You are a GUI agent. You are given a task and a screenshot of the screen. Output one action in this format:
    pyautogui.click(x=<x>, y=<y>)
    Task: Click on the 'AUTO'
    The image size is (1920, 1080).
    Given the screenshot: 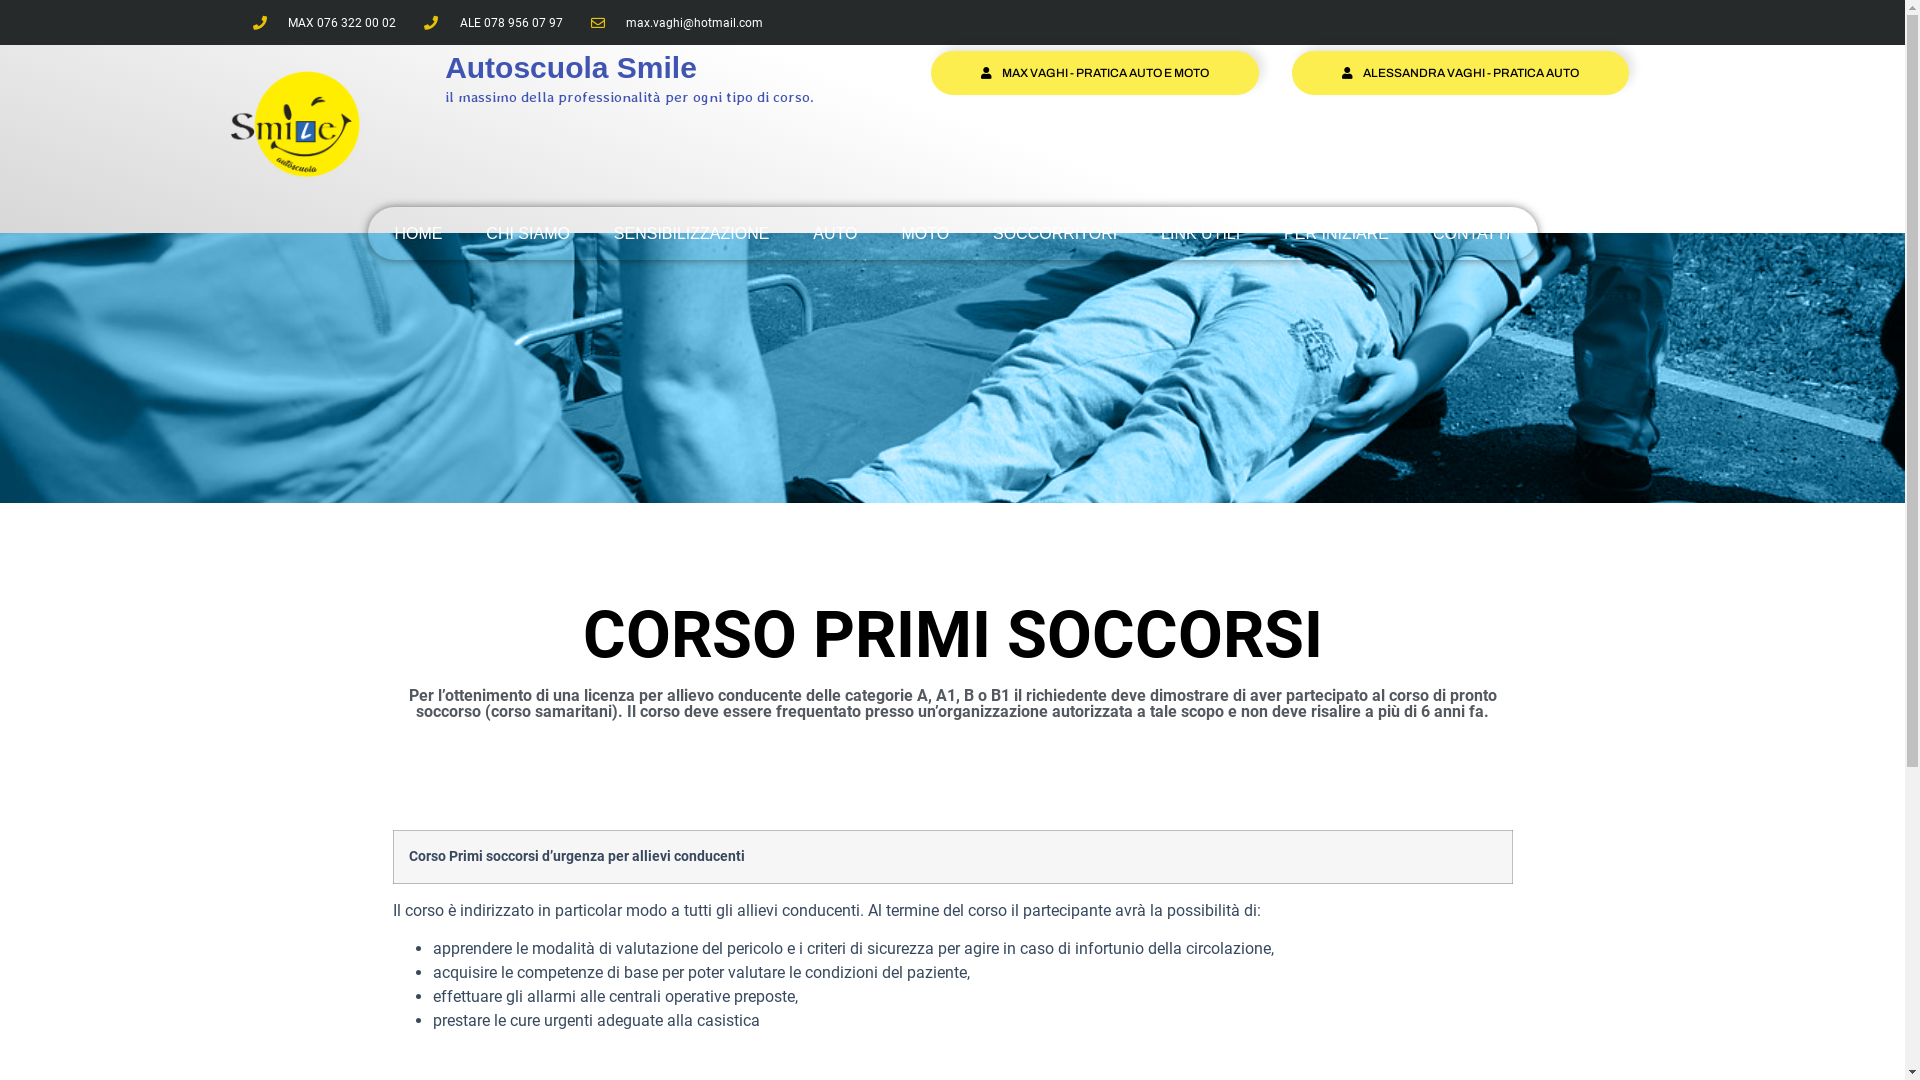 What is the action you would take?
    pyautogui.click(x=835, y=233)
    